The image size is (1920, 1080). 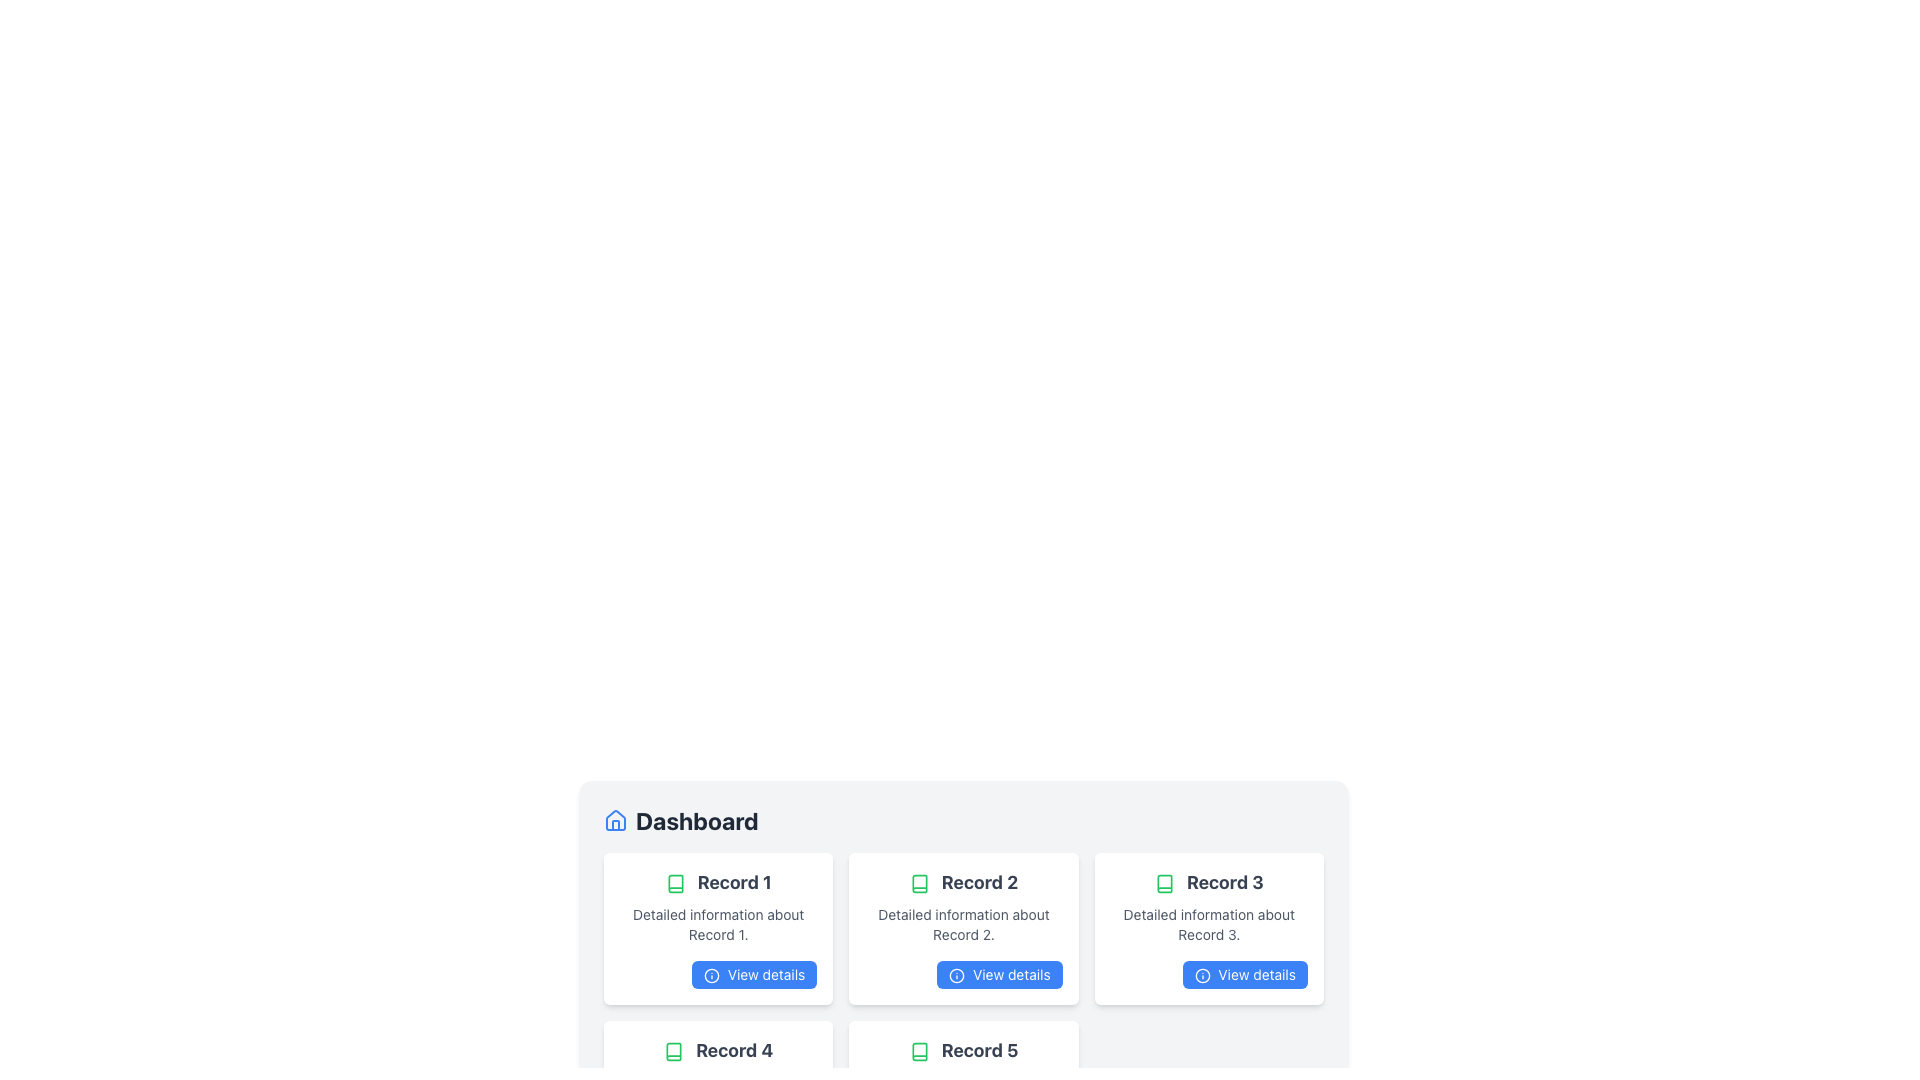 What do you see at coordinates (614, 820) in the screenshot?
I see `the 'Home' icon located to the left of the 'Dashboard' label in the interface header by clicking on it` at bounding box center [614, 820].